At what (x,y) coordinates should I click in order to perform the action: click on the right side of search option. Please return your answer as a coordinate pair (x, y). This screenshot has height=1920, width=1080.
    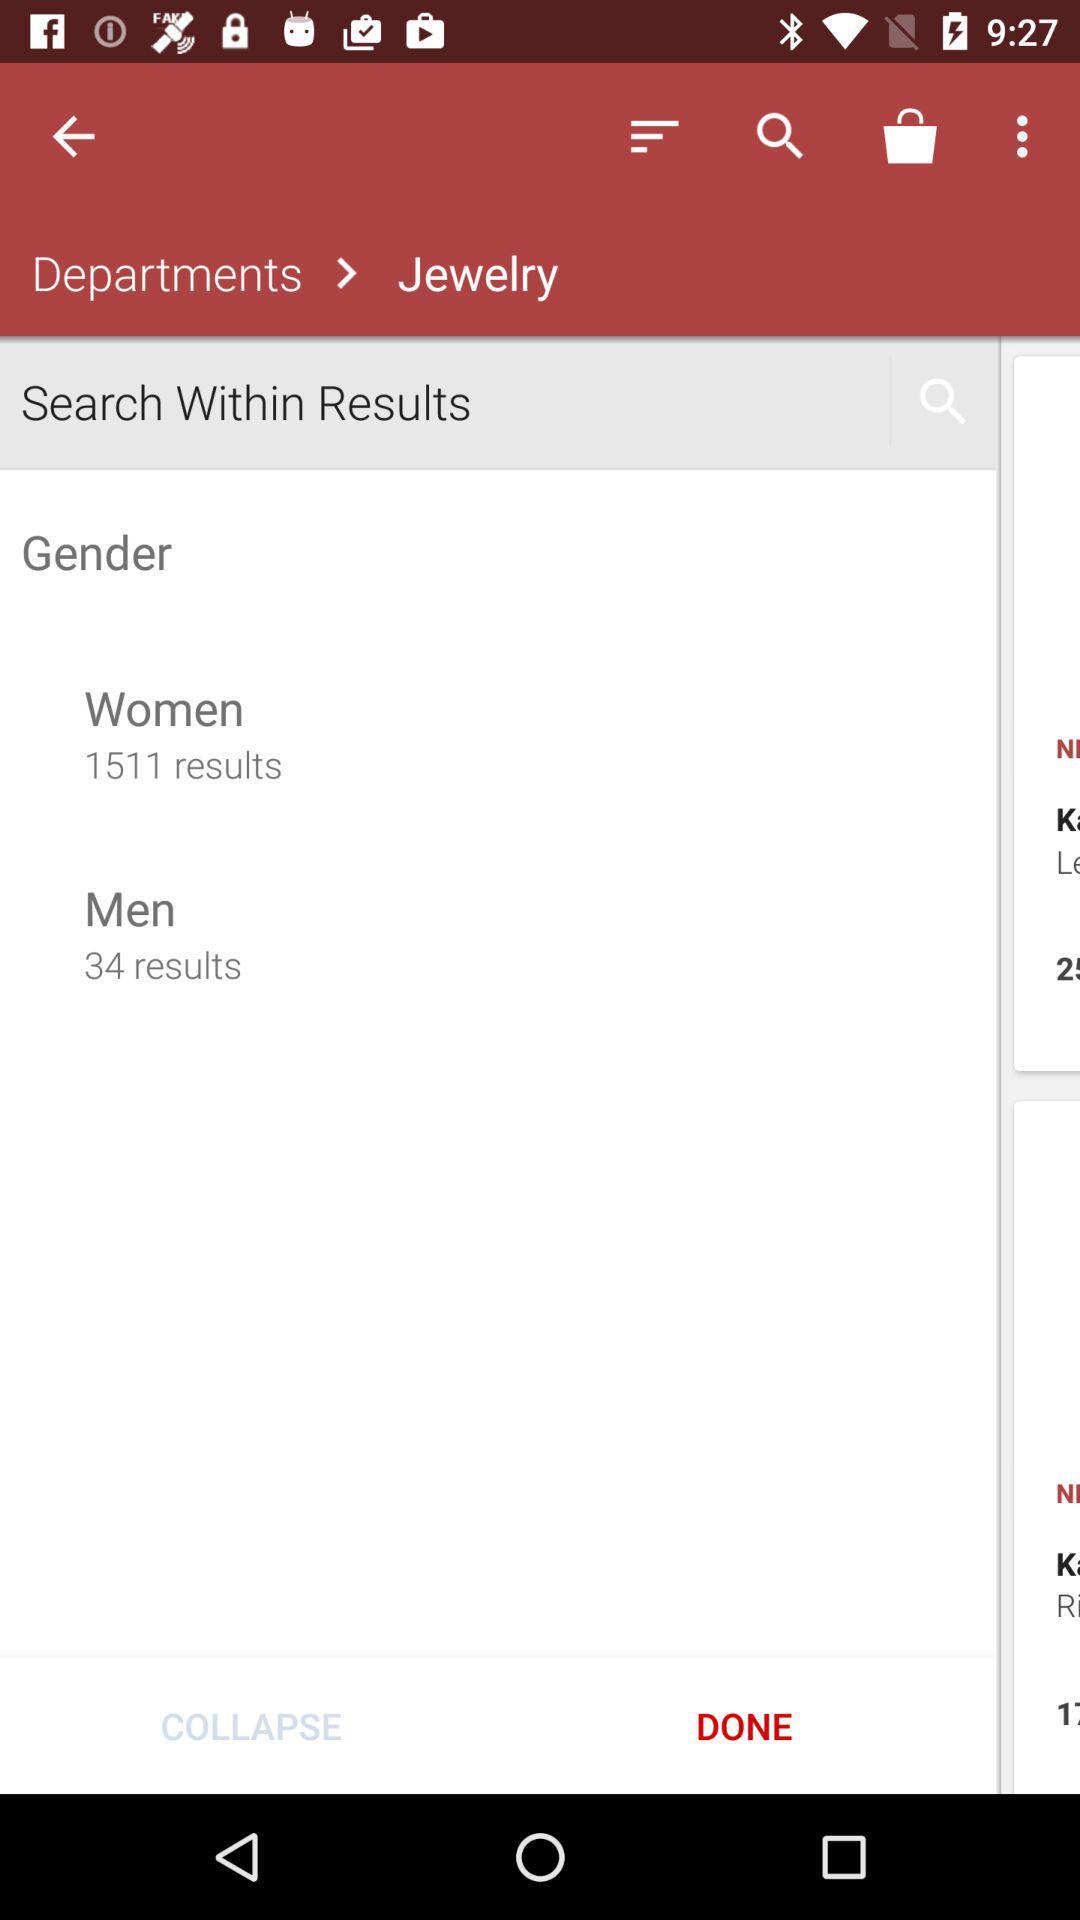
    Looking at the image, I should click on (943, 400).